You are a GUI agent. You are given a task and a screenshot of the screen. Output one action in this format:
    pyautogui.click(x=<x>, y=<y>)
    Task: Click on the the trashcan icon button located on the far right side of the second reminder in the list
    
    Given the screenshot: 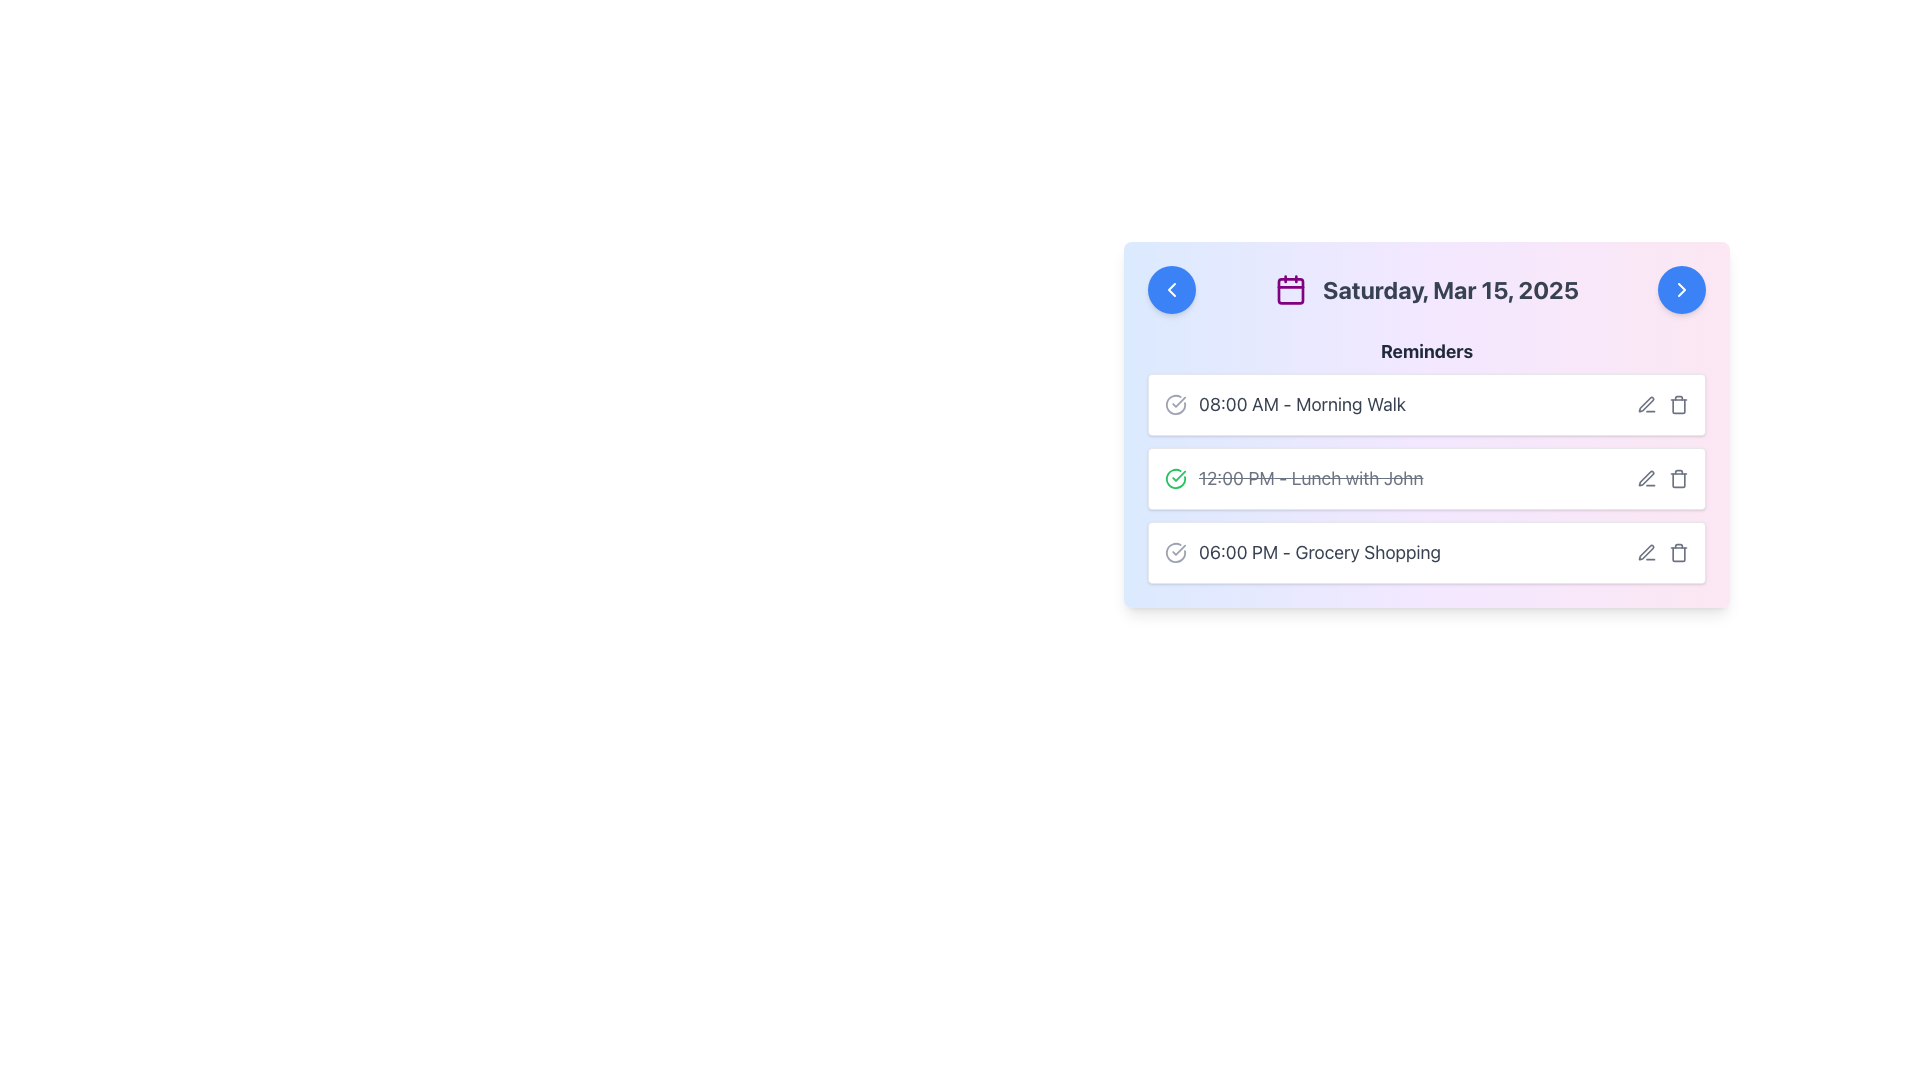 What is the action you would take?
    pyautogui.click(x=1679, y=478)
    